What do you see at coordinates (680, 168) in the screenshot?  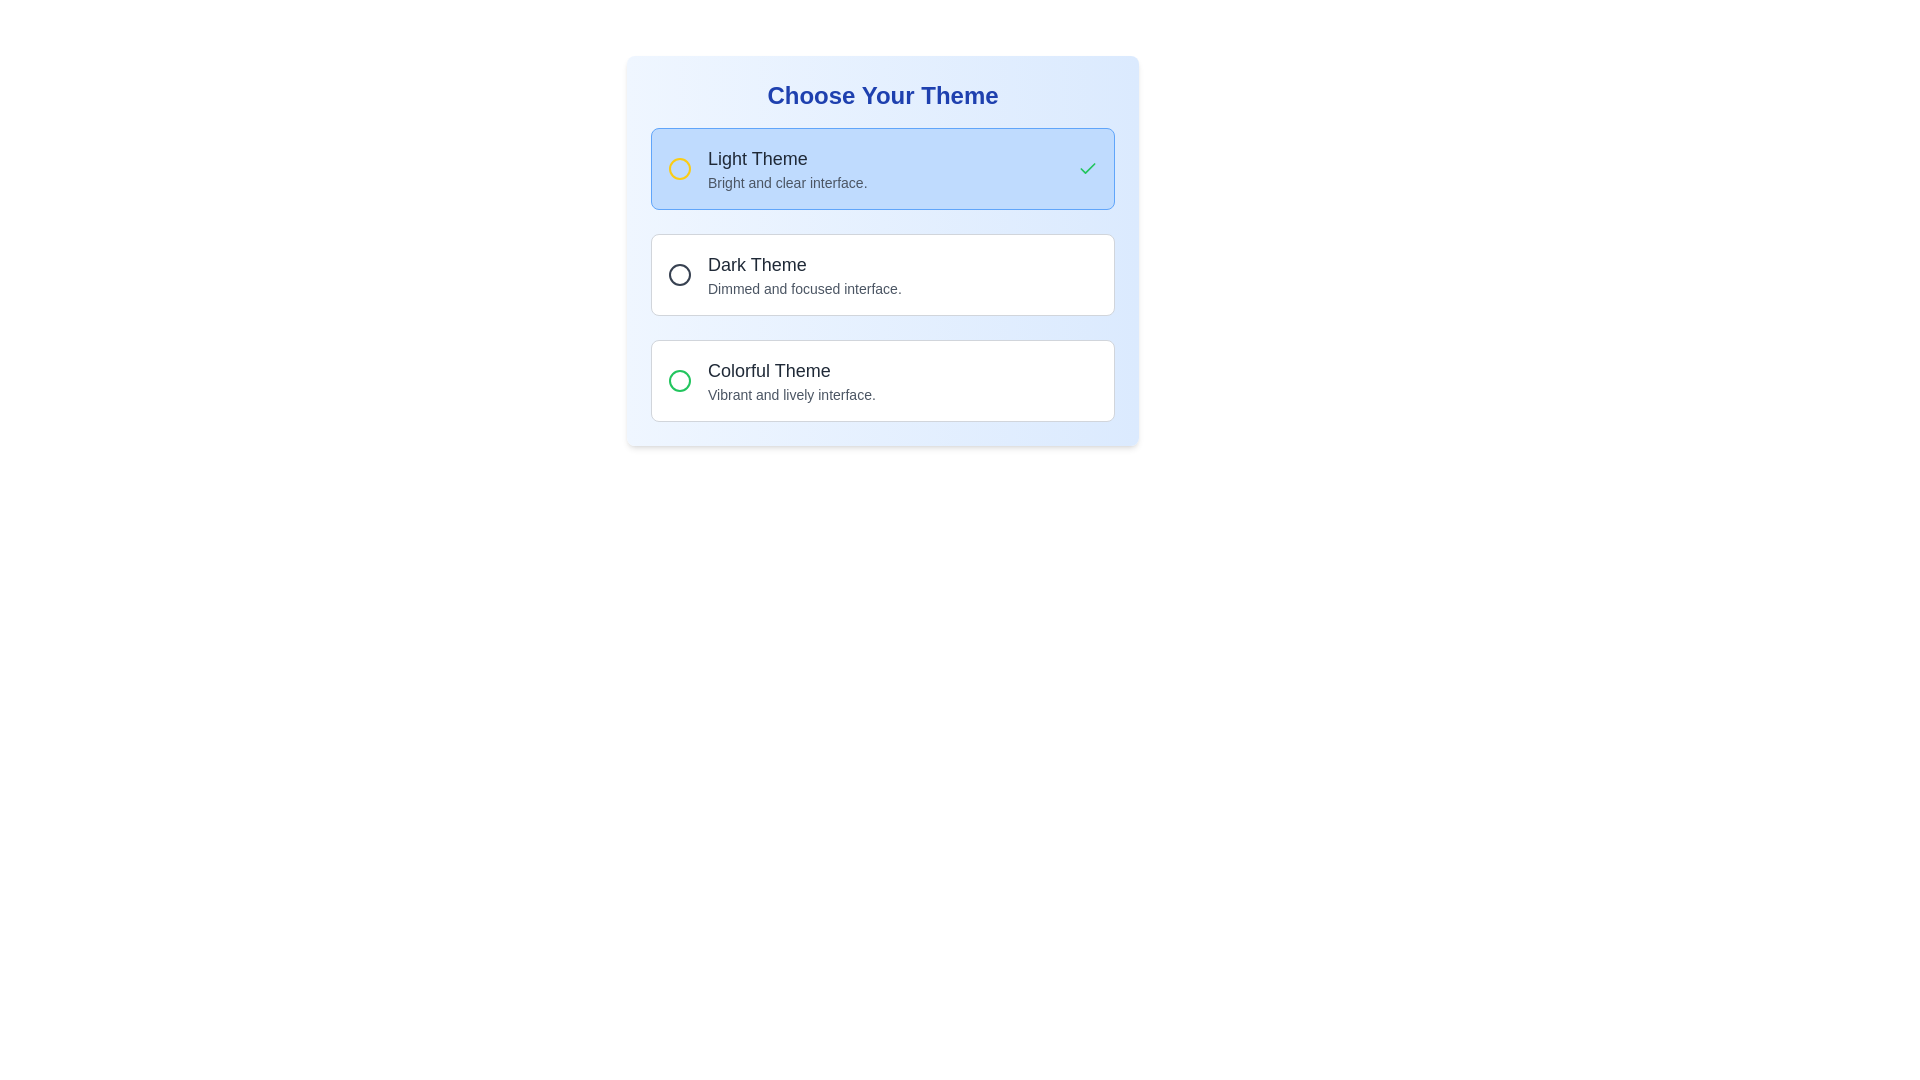 I see `SVG Circle Element representing the radio button for the 'Light Theme' option by using developer tools` at bounding box center [680, 168].